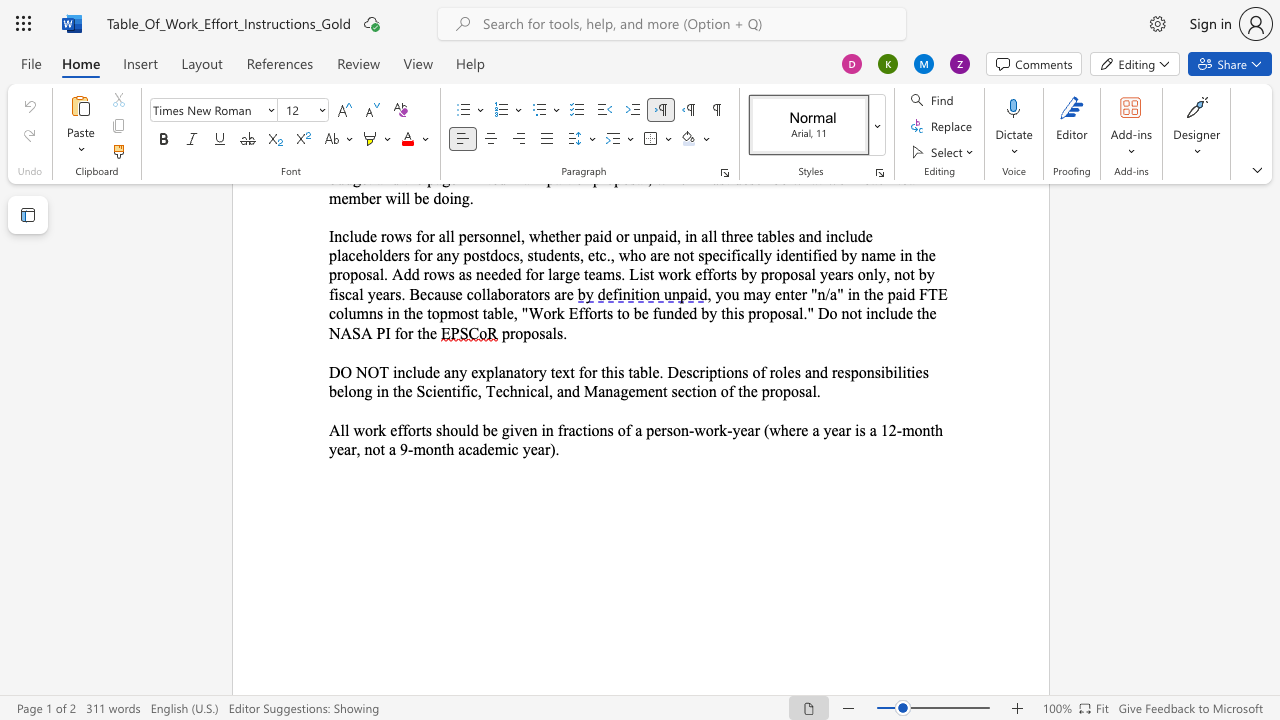 This screenshot has width=1280, height=720. Describe the element at coordinates (673, 429) in the screenshot. I see `the space between the continuous character "s" and "o" in the text` at that location.